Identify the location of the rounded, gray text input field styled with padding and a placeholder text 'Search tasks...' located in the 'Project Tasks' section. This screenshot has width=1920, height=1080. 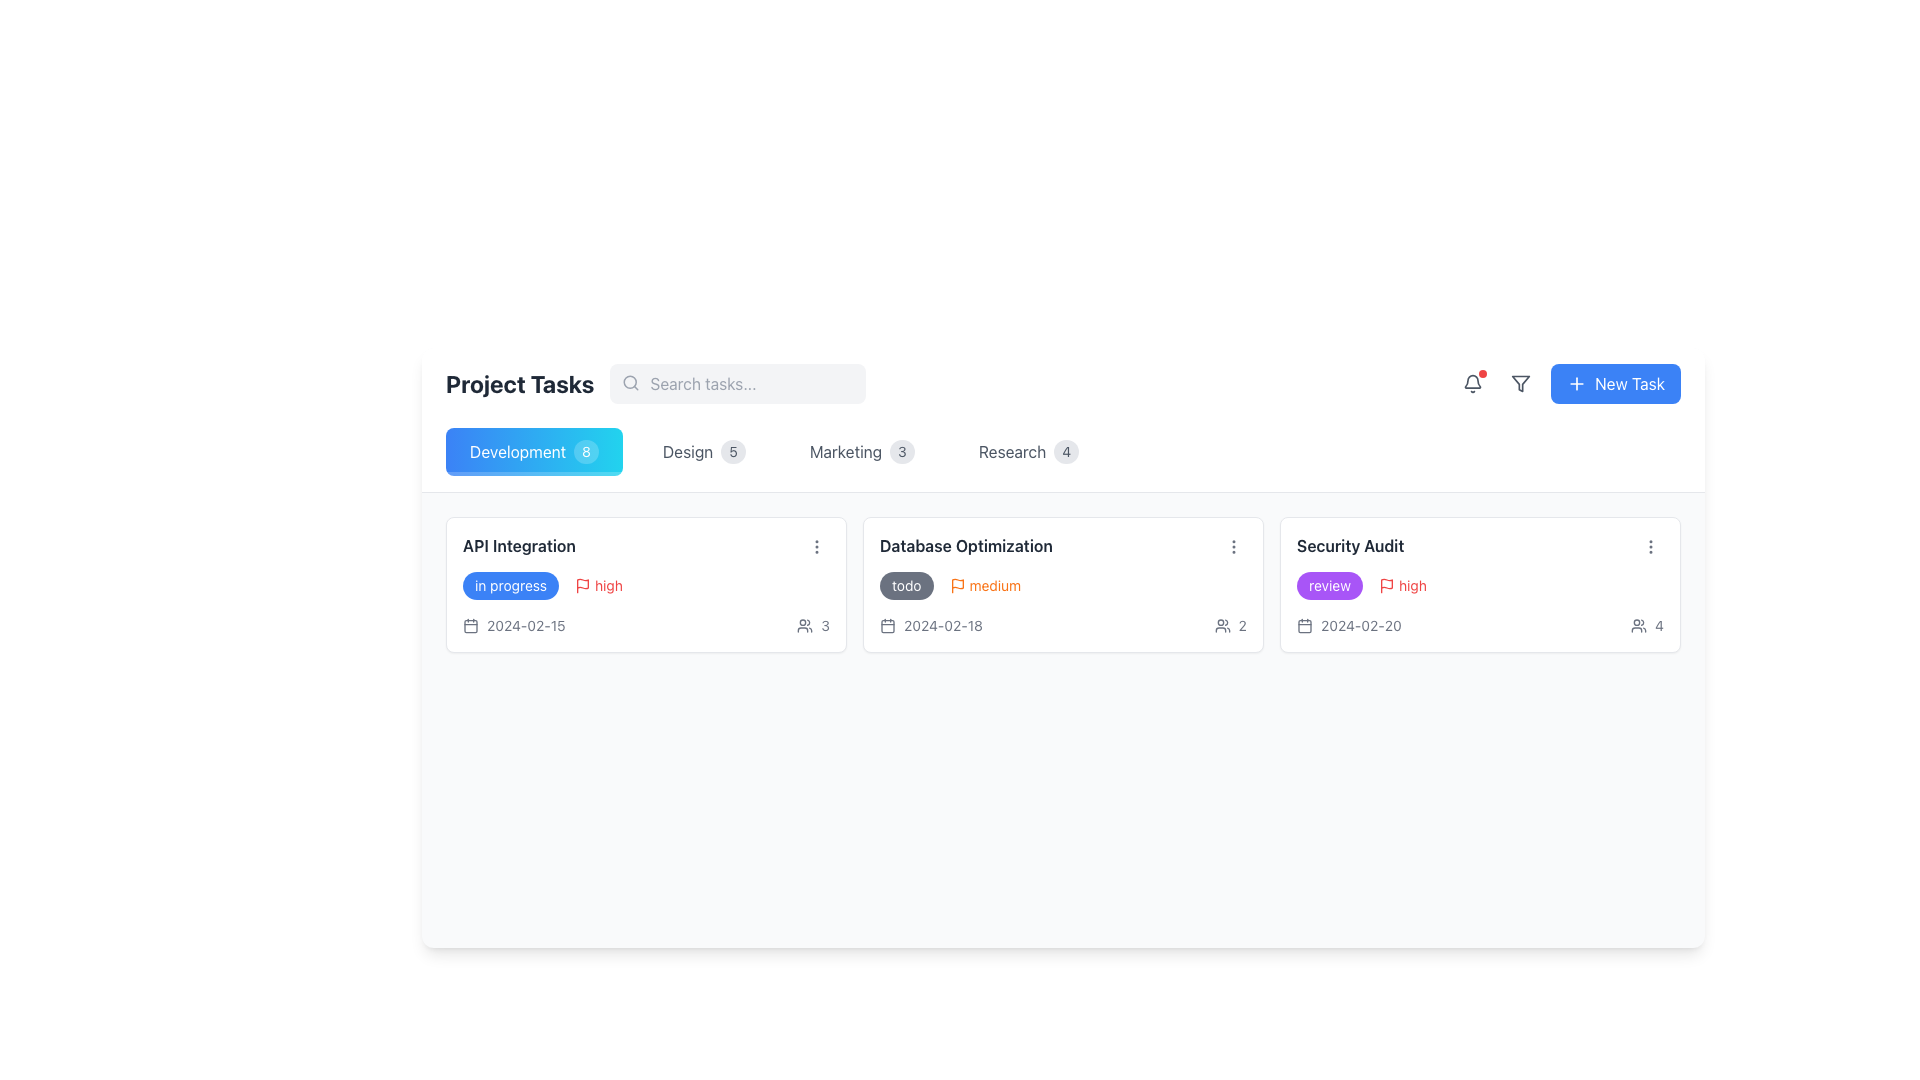
(737, 384).